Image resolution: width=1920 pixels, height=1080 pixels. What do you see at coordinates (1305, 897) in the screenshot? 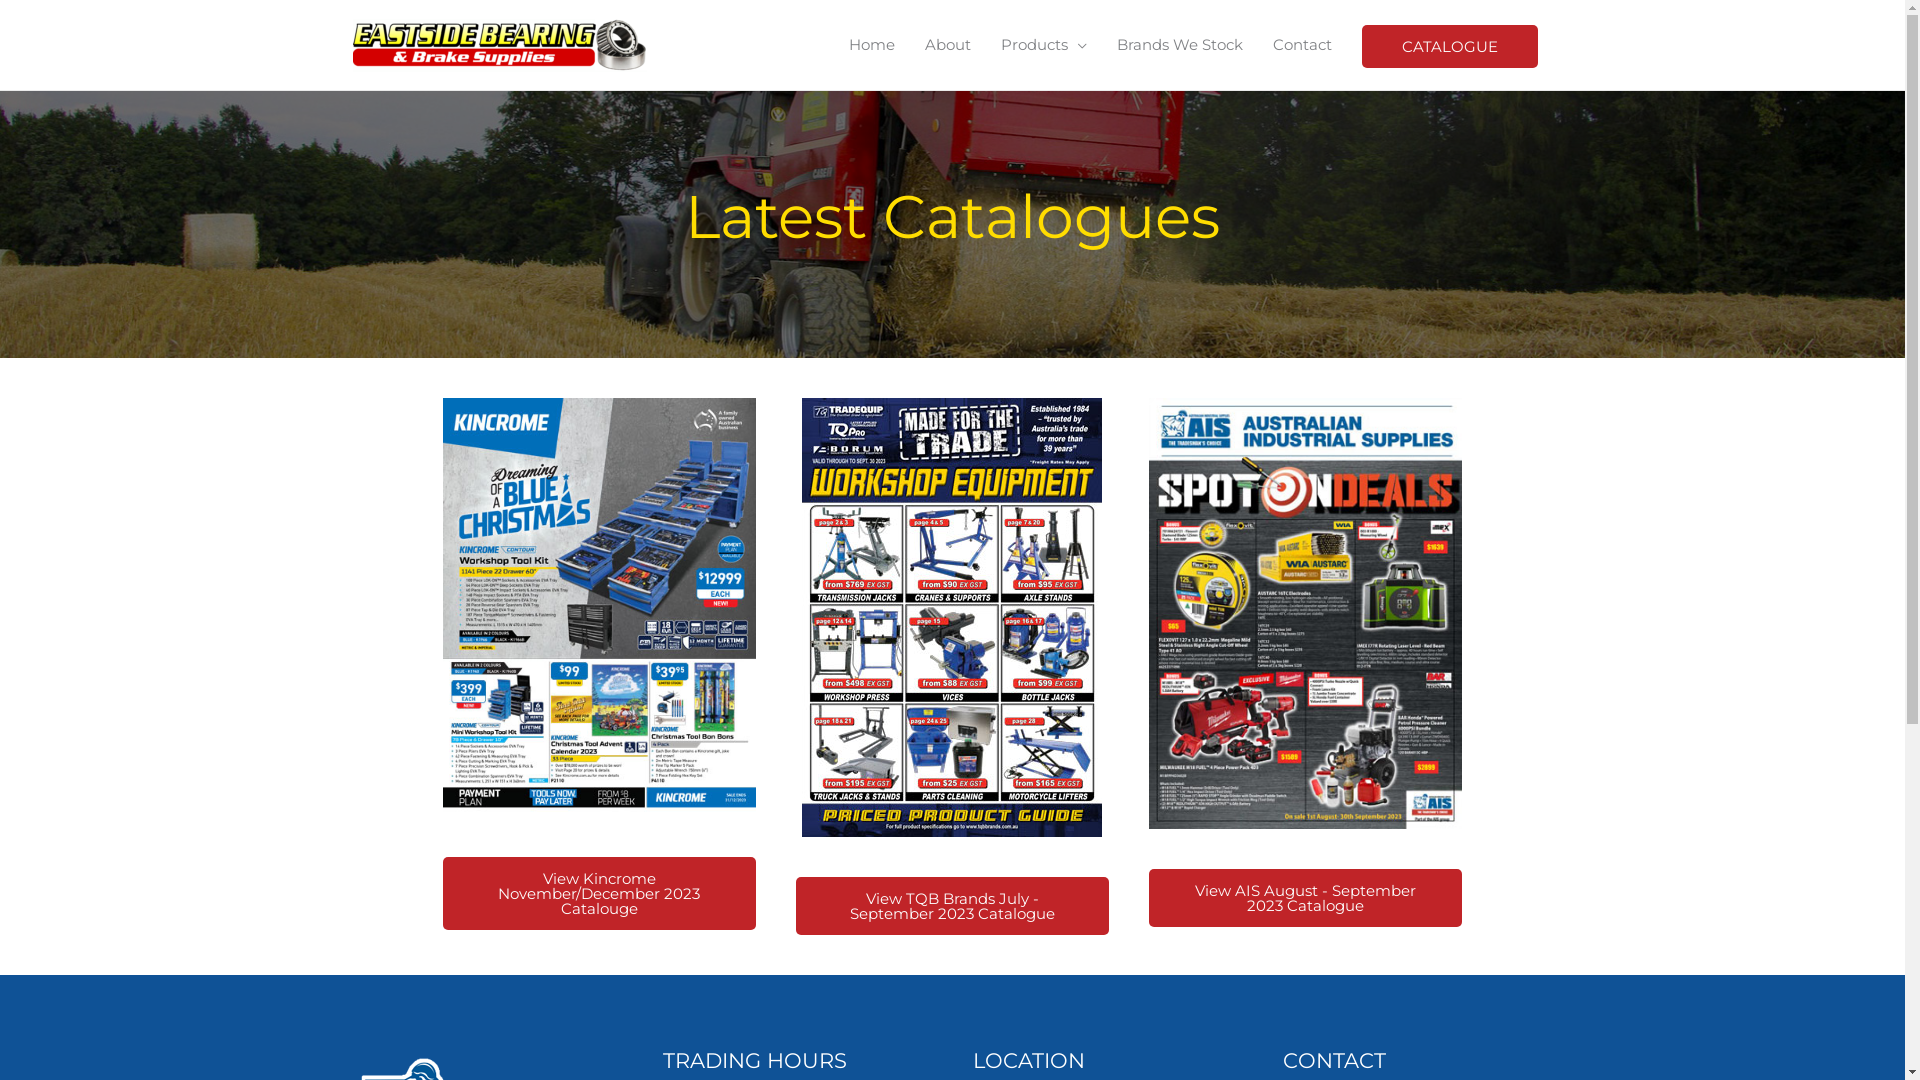
I see `'View AIS August - September 2023 Catalogue'` at bounding box center [1305, 897].